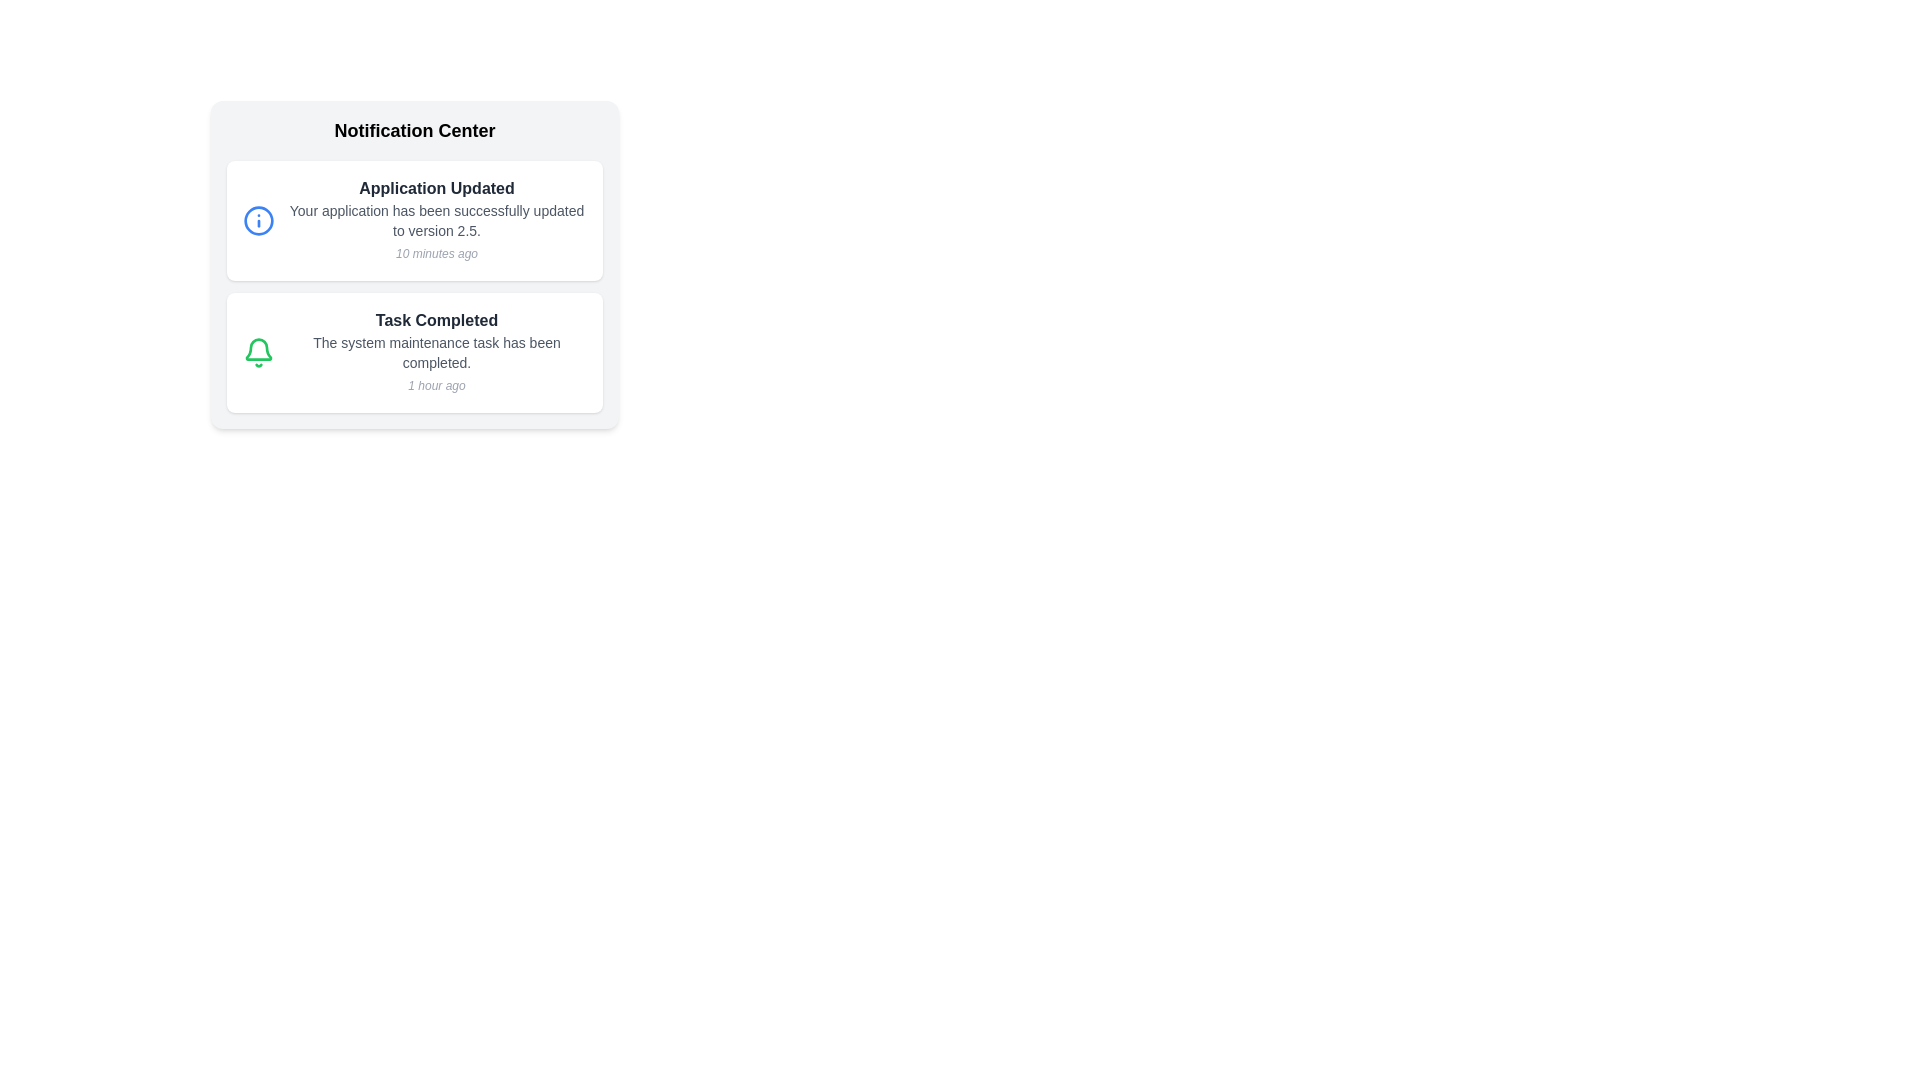  Describe the element at coordinates (413, 352) in the screenshot. I see `information presented in the informational notification section located in the second notification card of the 'Notification Center' panel, below the 'Application Updated' notification` at that location.